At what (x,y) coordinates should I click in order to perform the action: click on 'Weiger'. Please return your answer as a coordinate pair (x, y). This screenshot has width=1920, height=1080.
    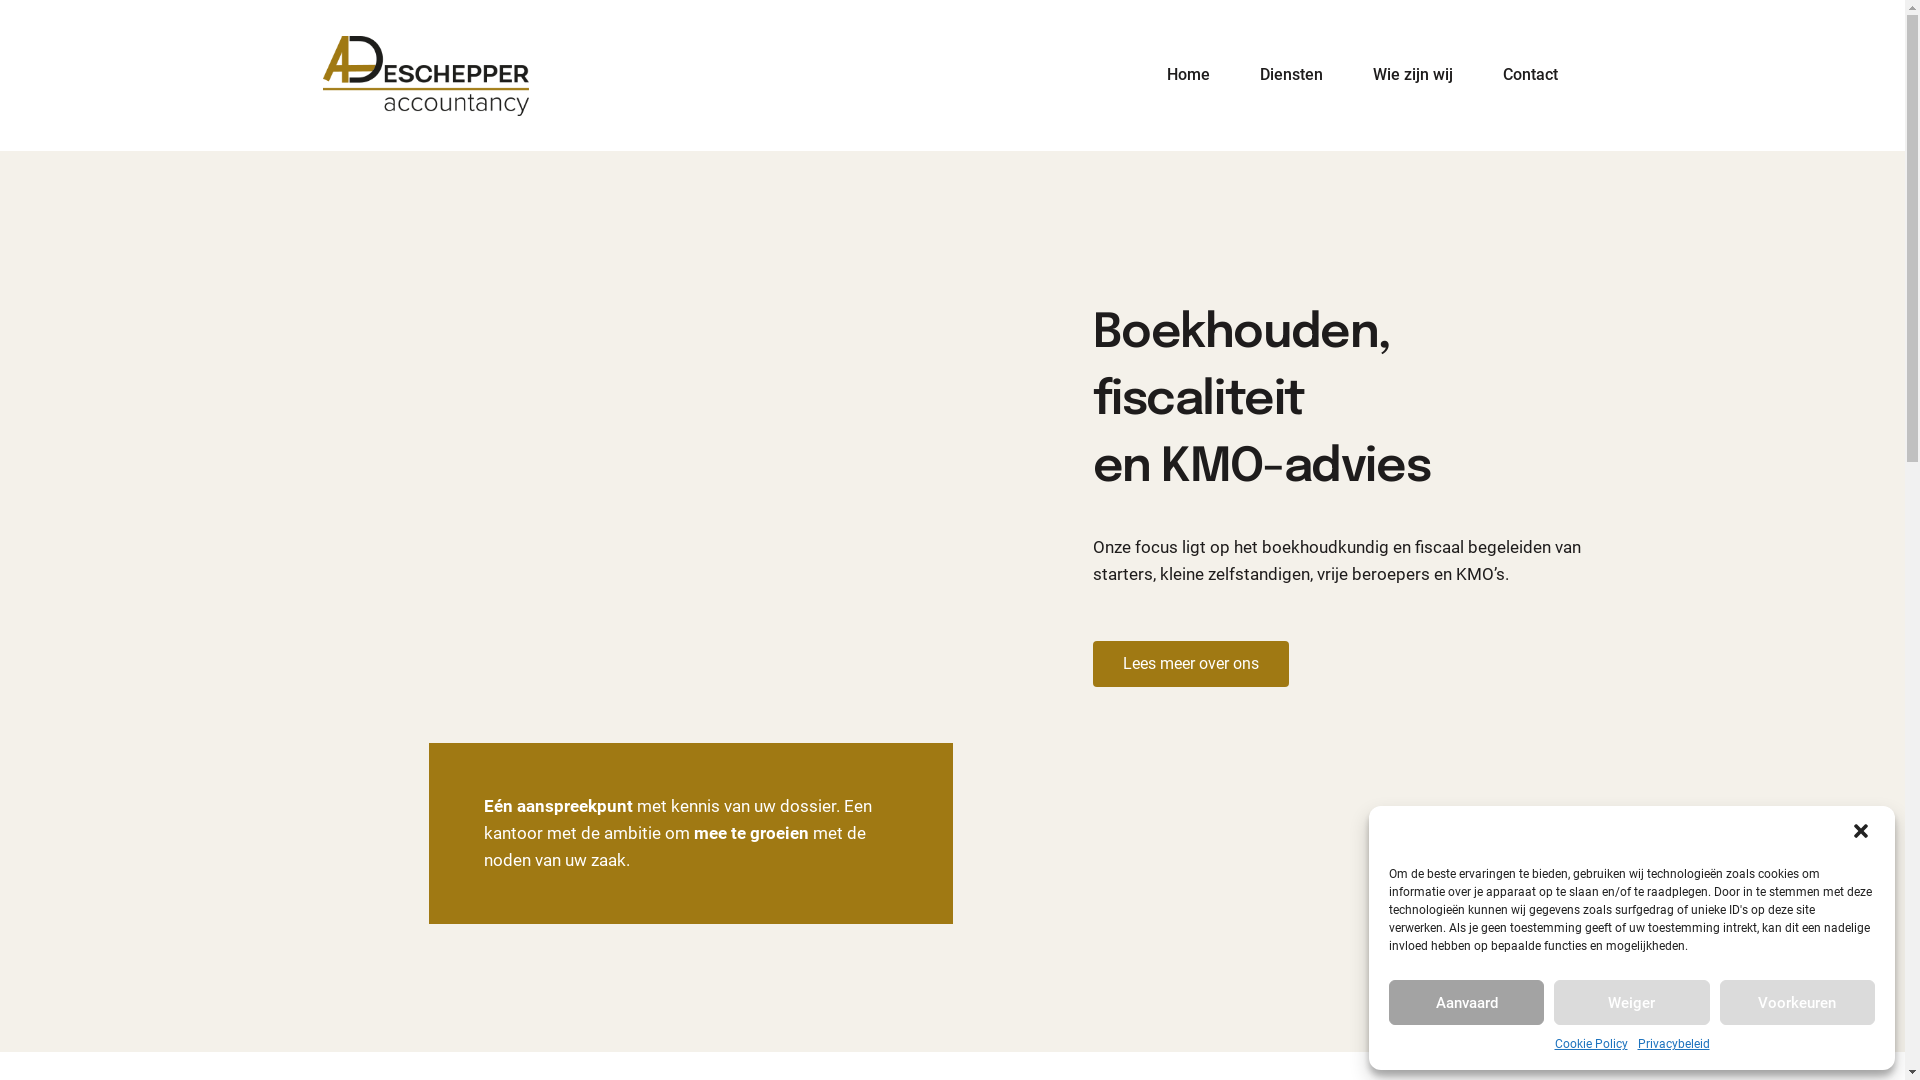
    Looking at the image, I should click on (1631, 1002).